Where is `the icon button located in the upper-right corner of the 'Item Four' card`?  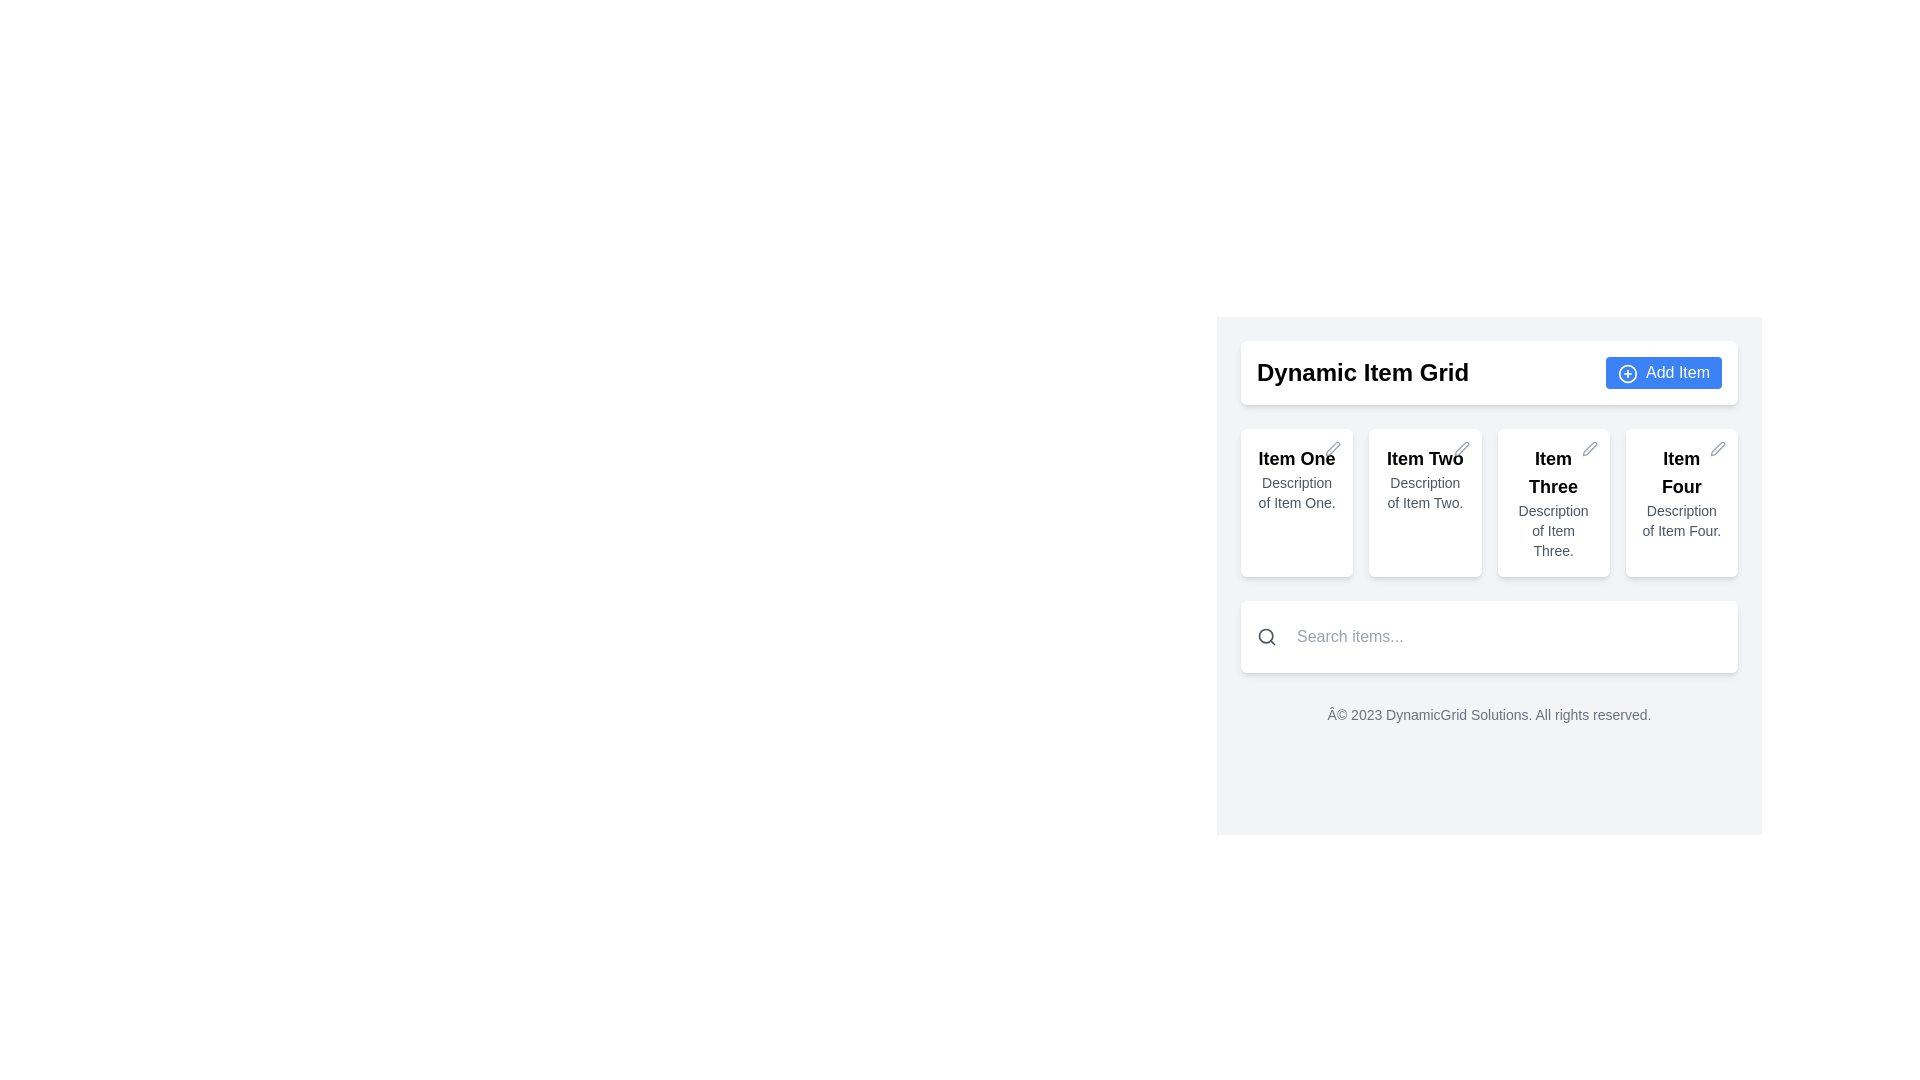
the icon button located in the upper-right corner of the 'Item Four' card is located at coordinates (1717, 446).